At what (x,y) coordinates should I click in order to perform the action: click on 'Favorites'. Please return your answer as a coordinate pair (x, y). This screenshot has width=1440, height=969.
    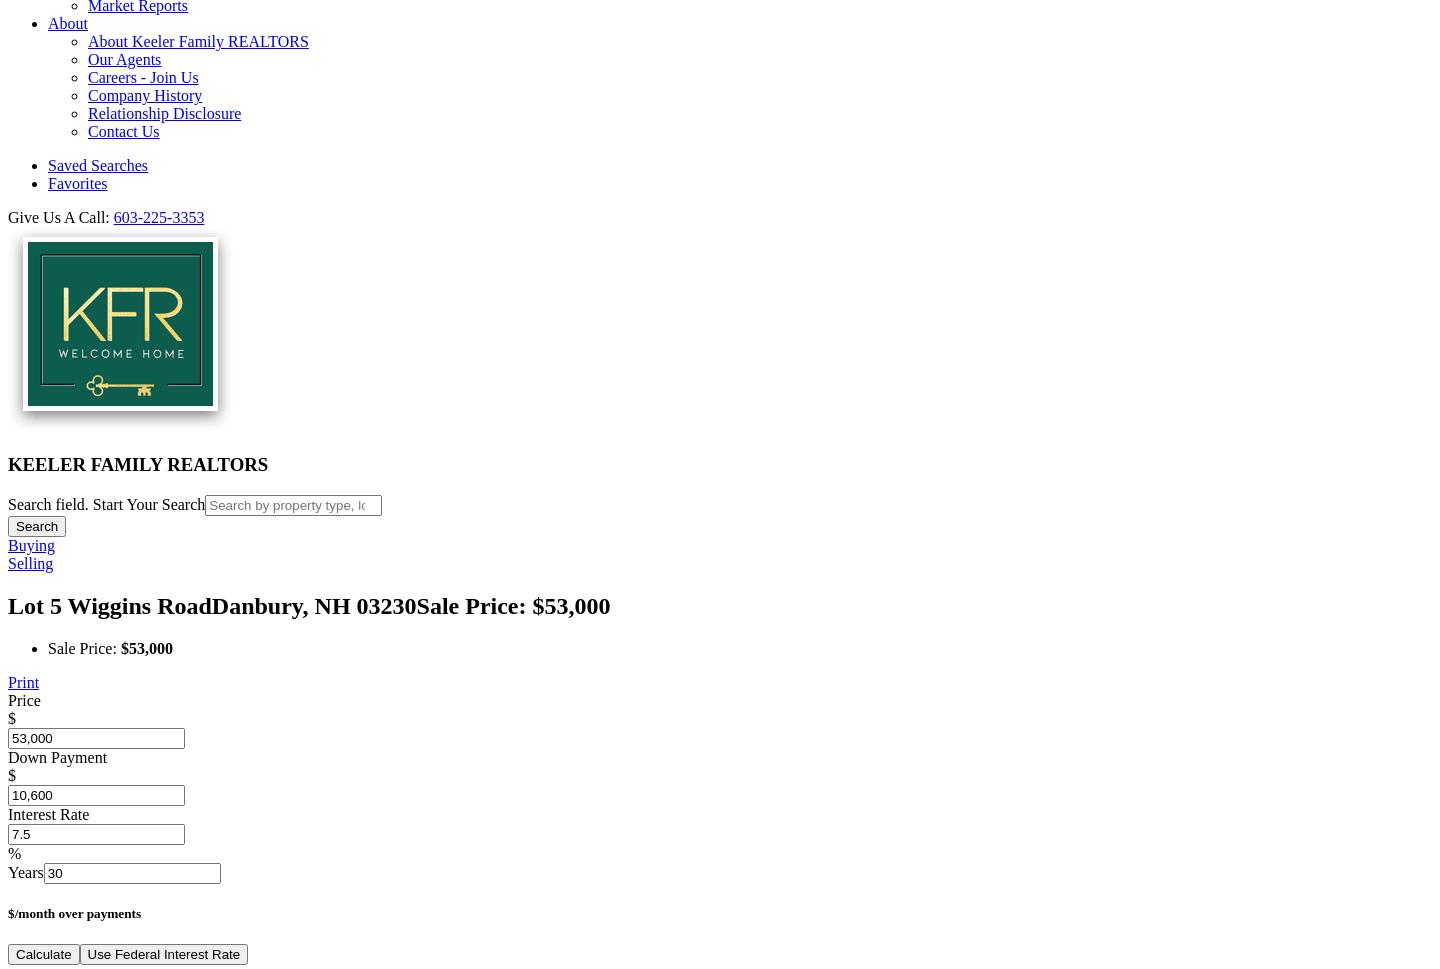
    Looking at the image, I should click on (46, 183).